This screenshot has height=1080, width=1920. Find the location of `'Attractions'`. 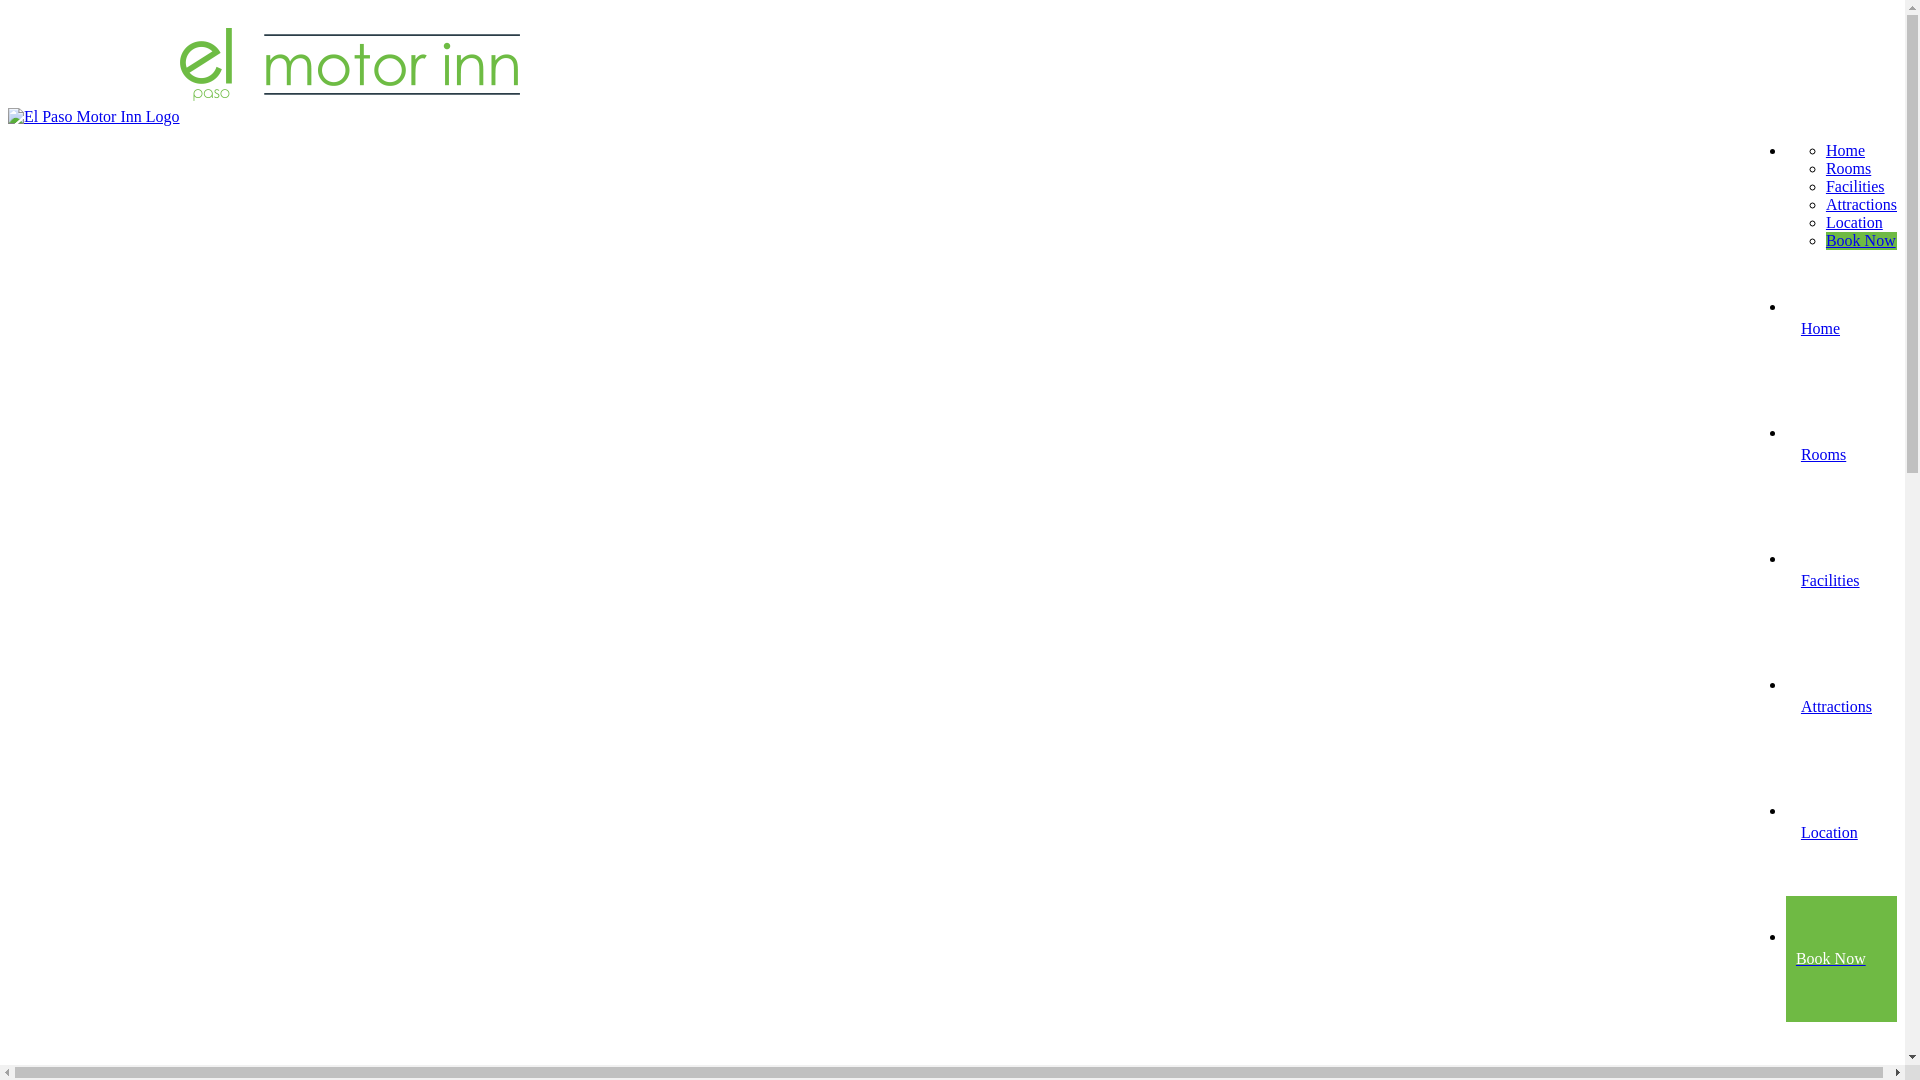

'Attractions' is located at coordinates (1840, 705).